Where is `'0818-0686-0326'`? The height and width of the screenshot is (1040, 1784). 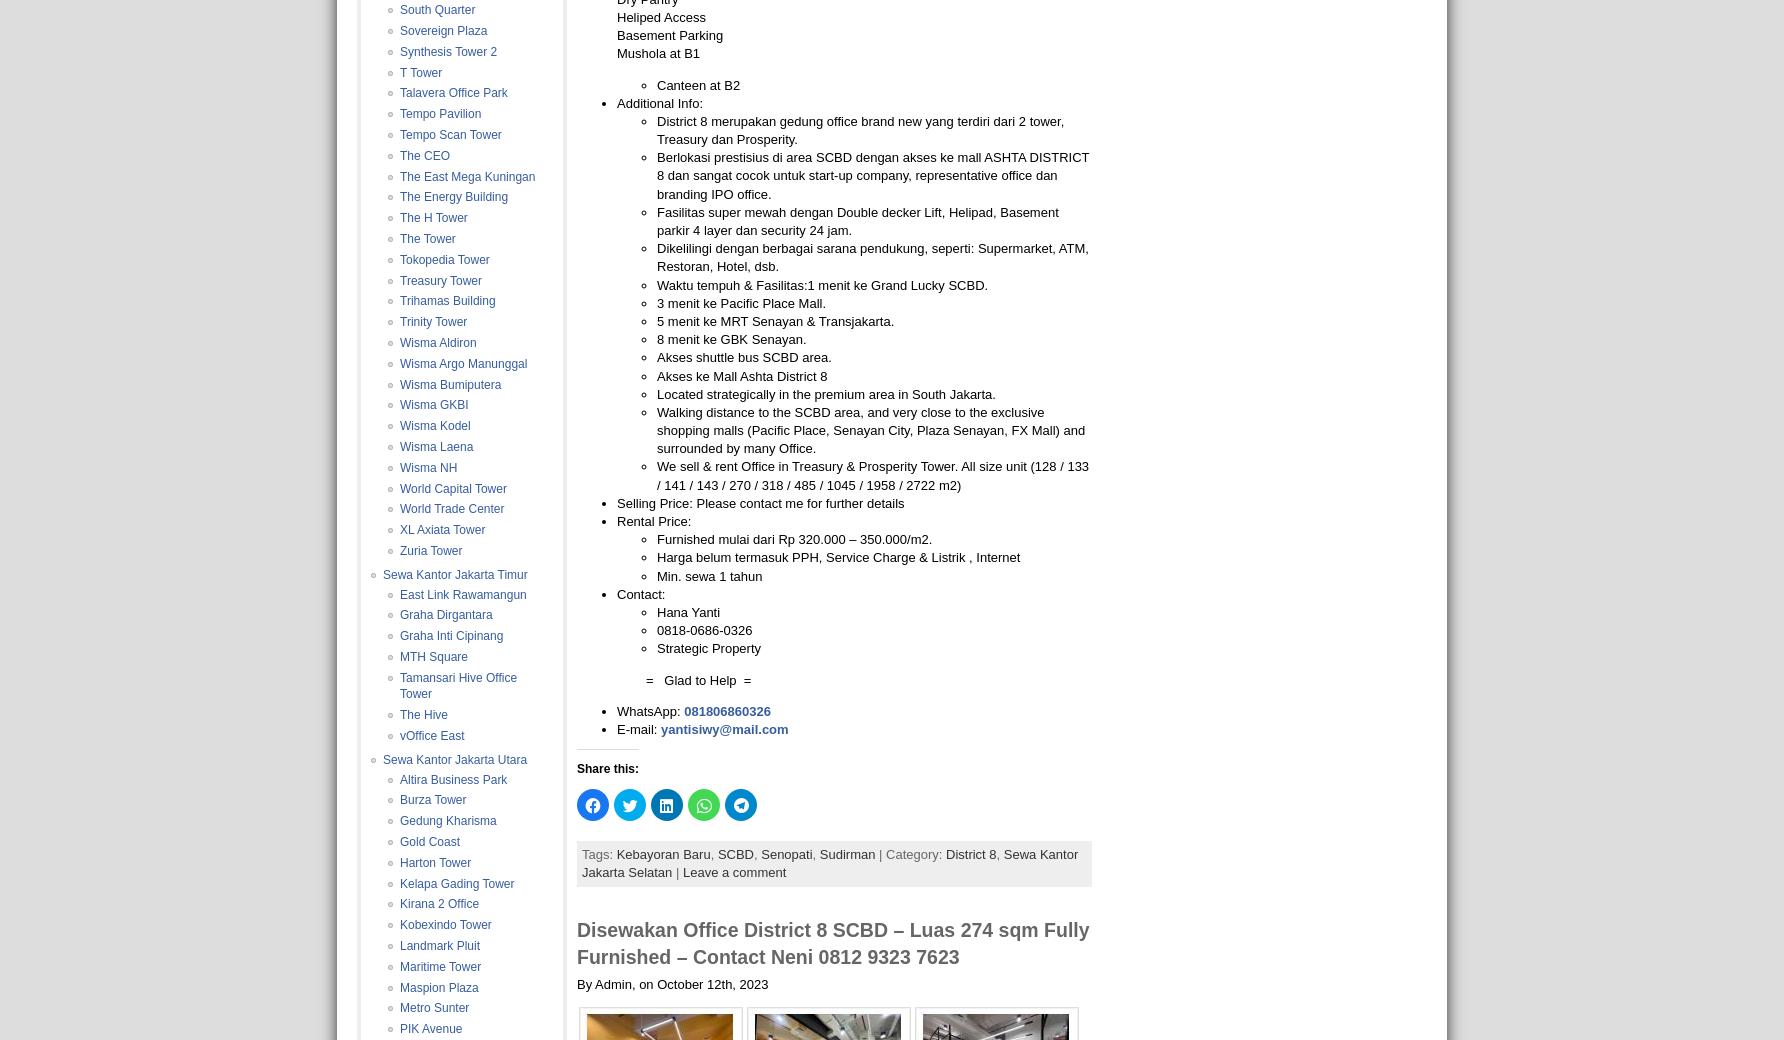 '0818-0686-0326' is located at coordinates (704, 629).